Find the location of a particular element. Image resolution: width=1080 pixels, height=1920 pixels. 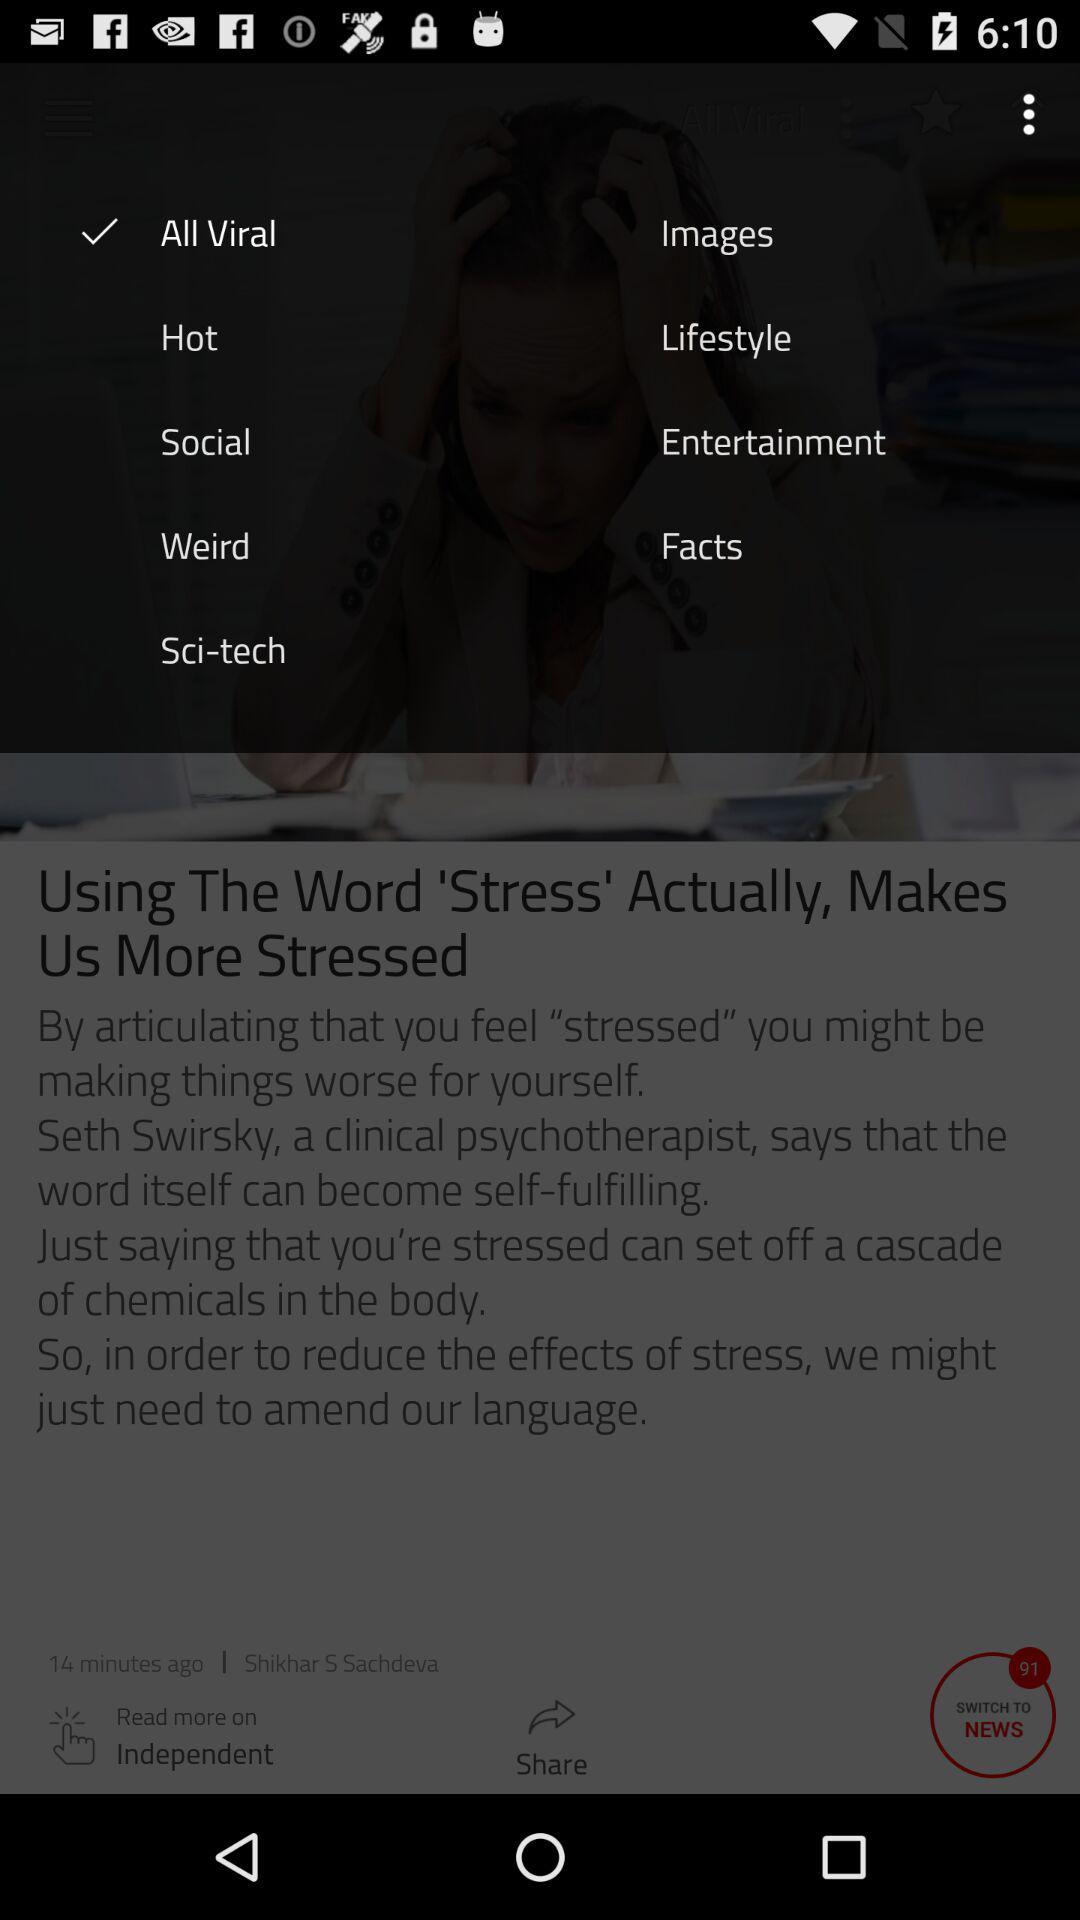

the icon below lifestyle icon is located at coordinates (772, 438).